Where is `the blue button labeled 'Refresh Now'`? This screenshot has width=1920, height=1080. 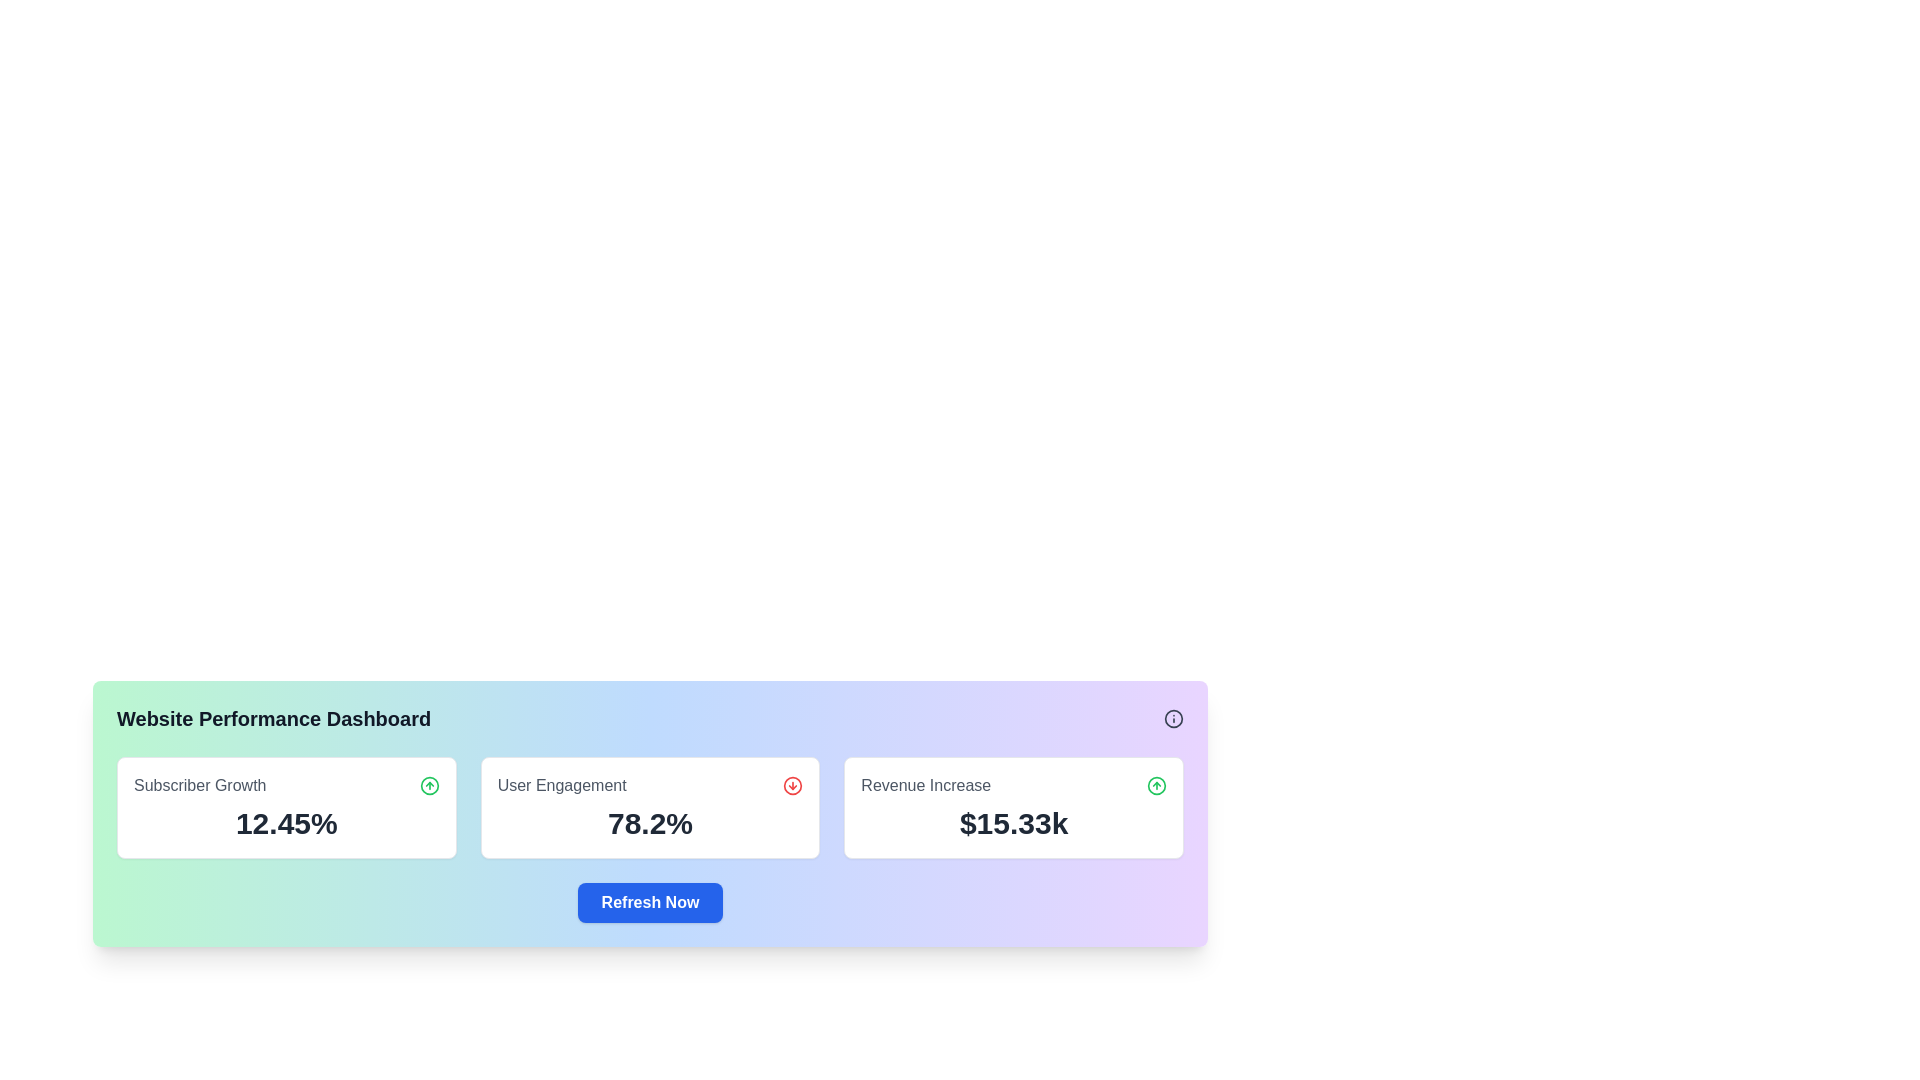
the blue button labeled 'Refresh Now' is located at coordinates (650, 902).